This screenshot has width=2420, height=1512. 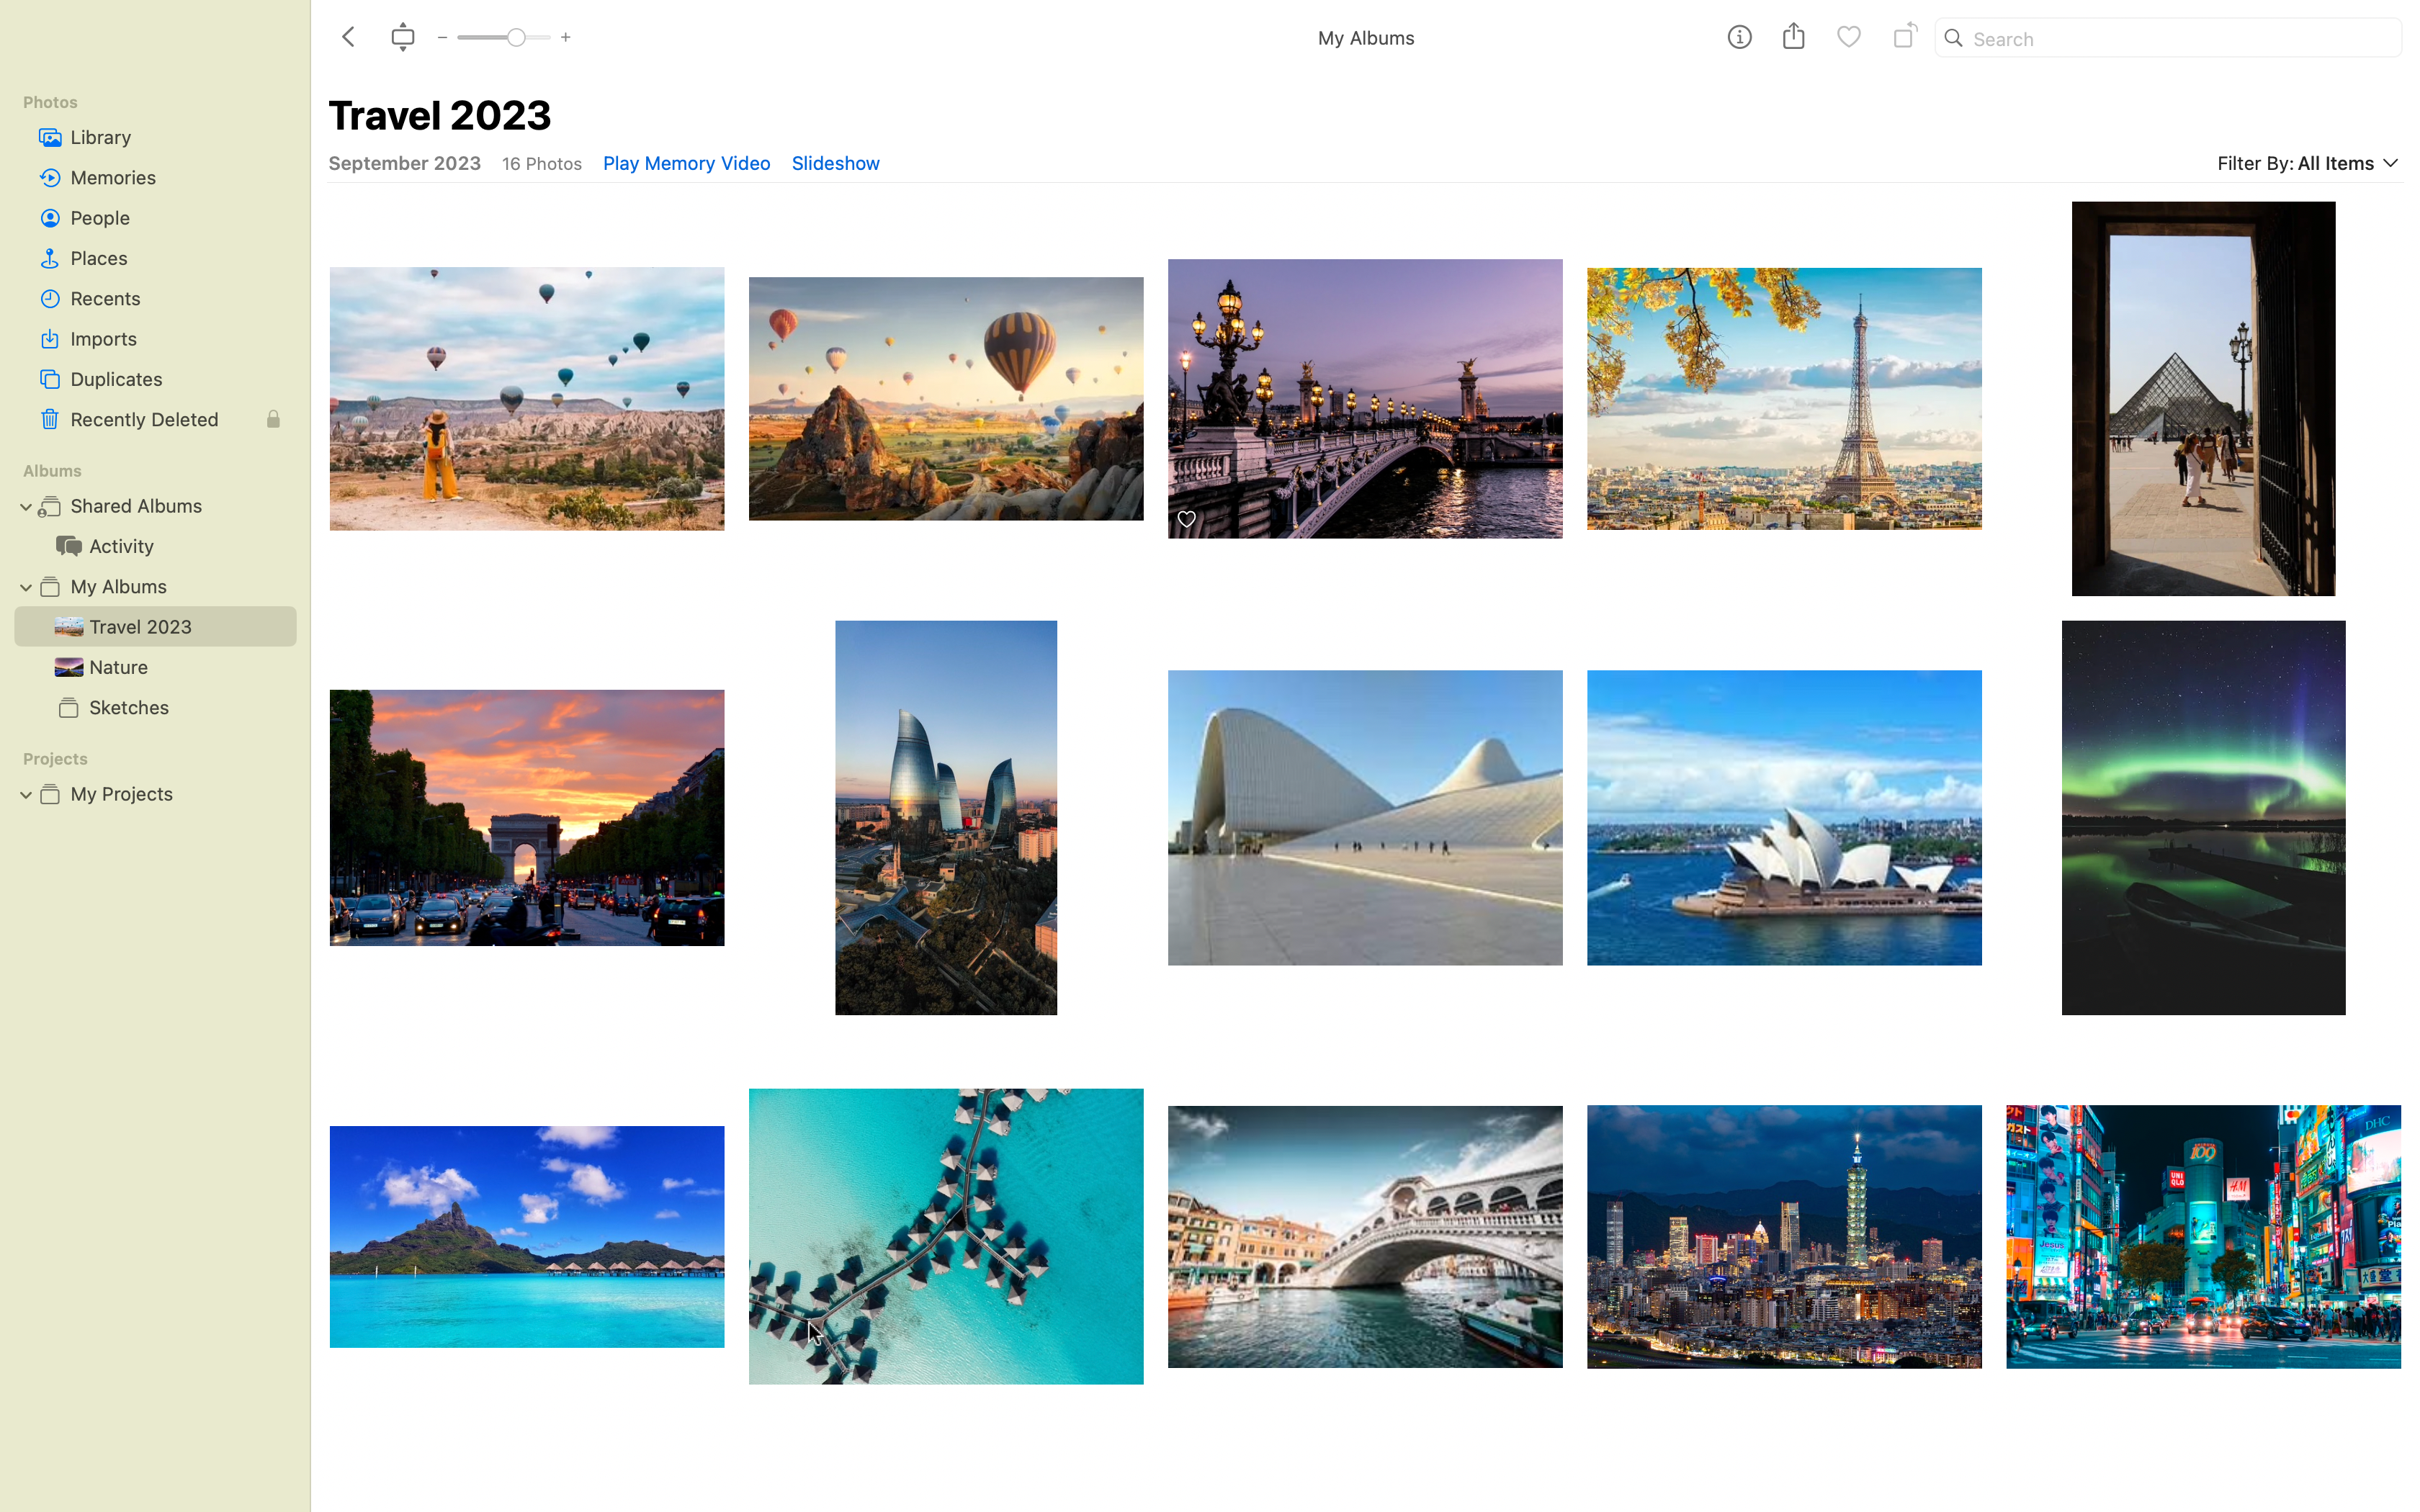 I want to click on Perform a triple rotation on the picture of the lotus temple in Sydney, so click(x=1785, y=816).